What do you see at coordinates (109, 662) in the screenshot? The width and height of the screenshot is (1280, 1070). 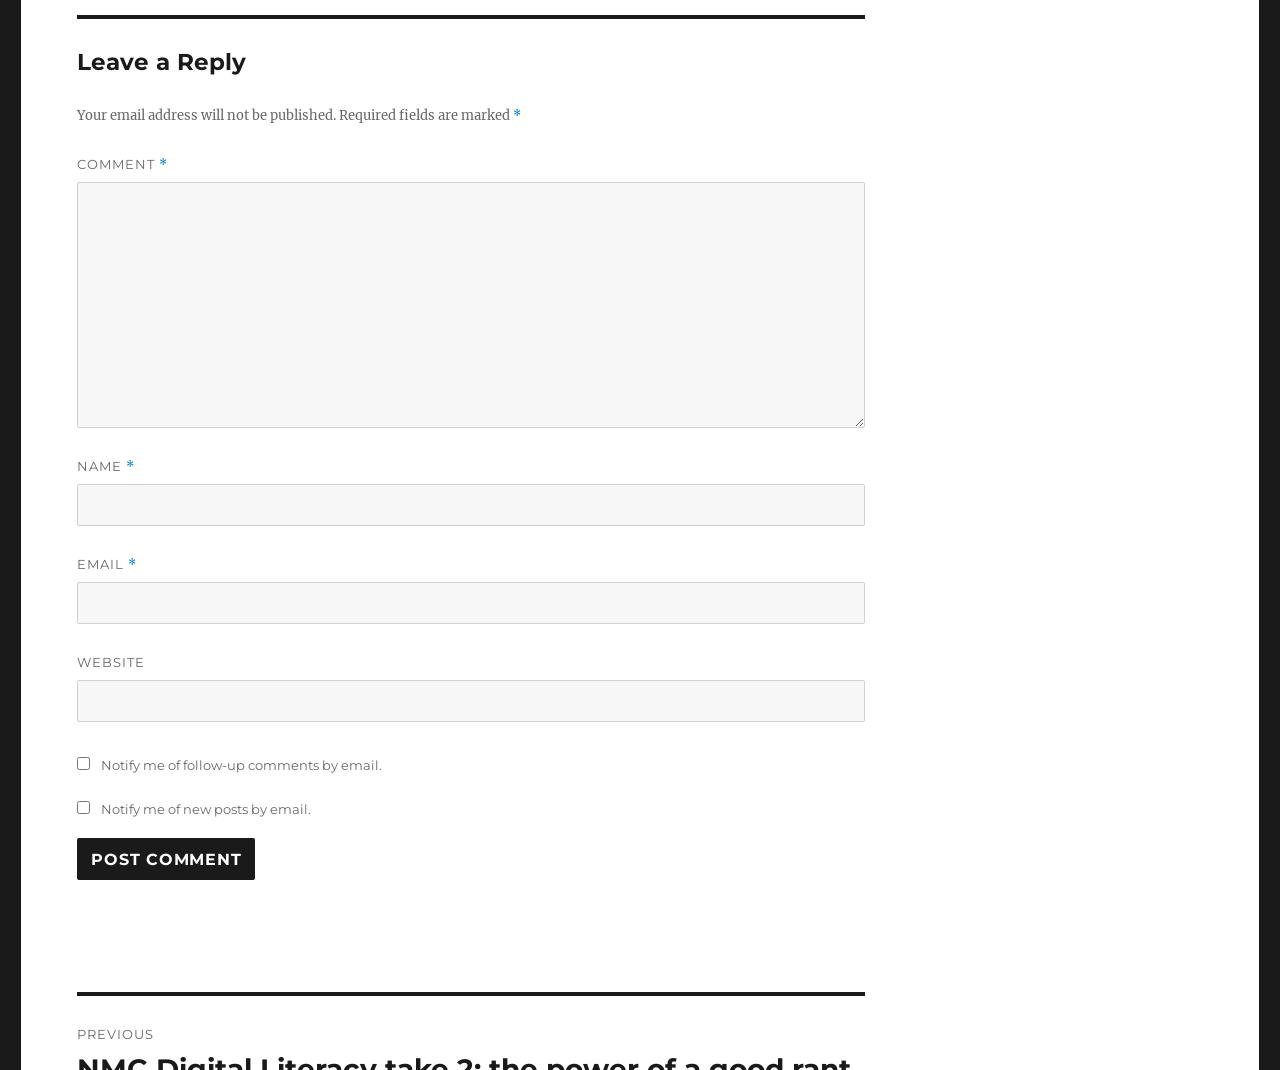 I see `'Website'` at bounding box center [109, 662].